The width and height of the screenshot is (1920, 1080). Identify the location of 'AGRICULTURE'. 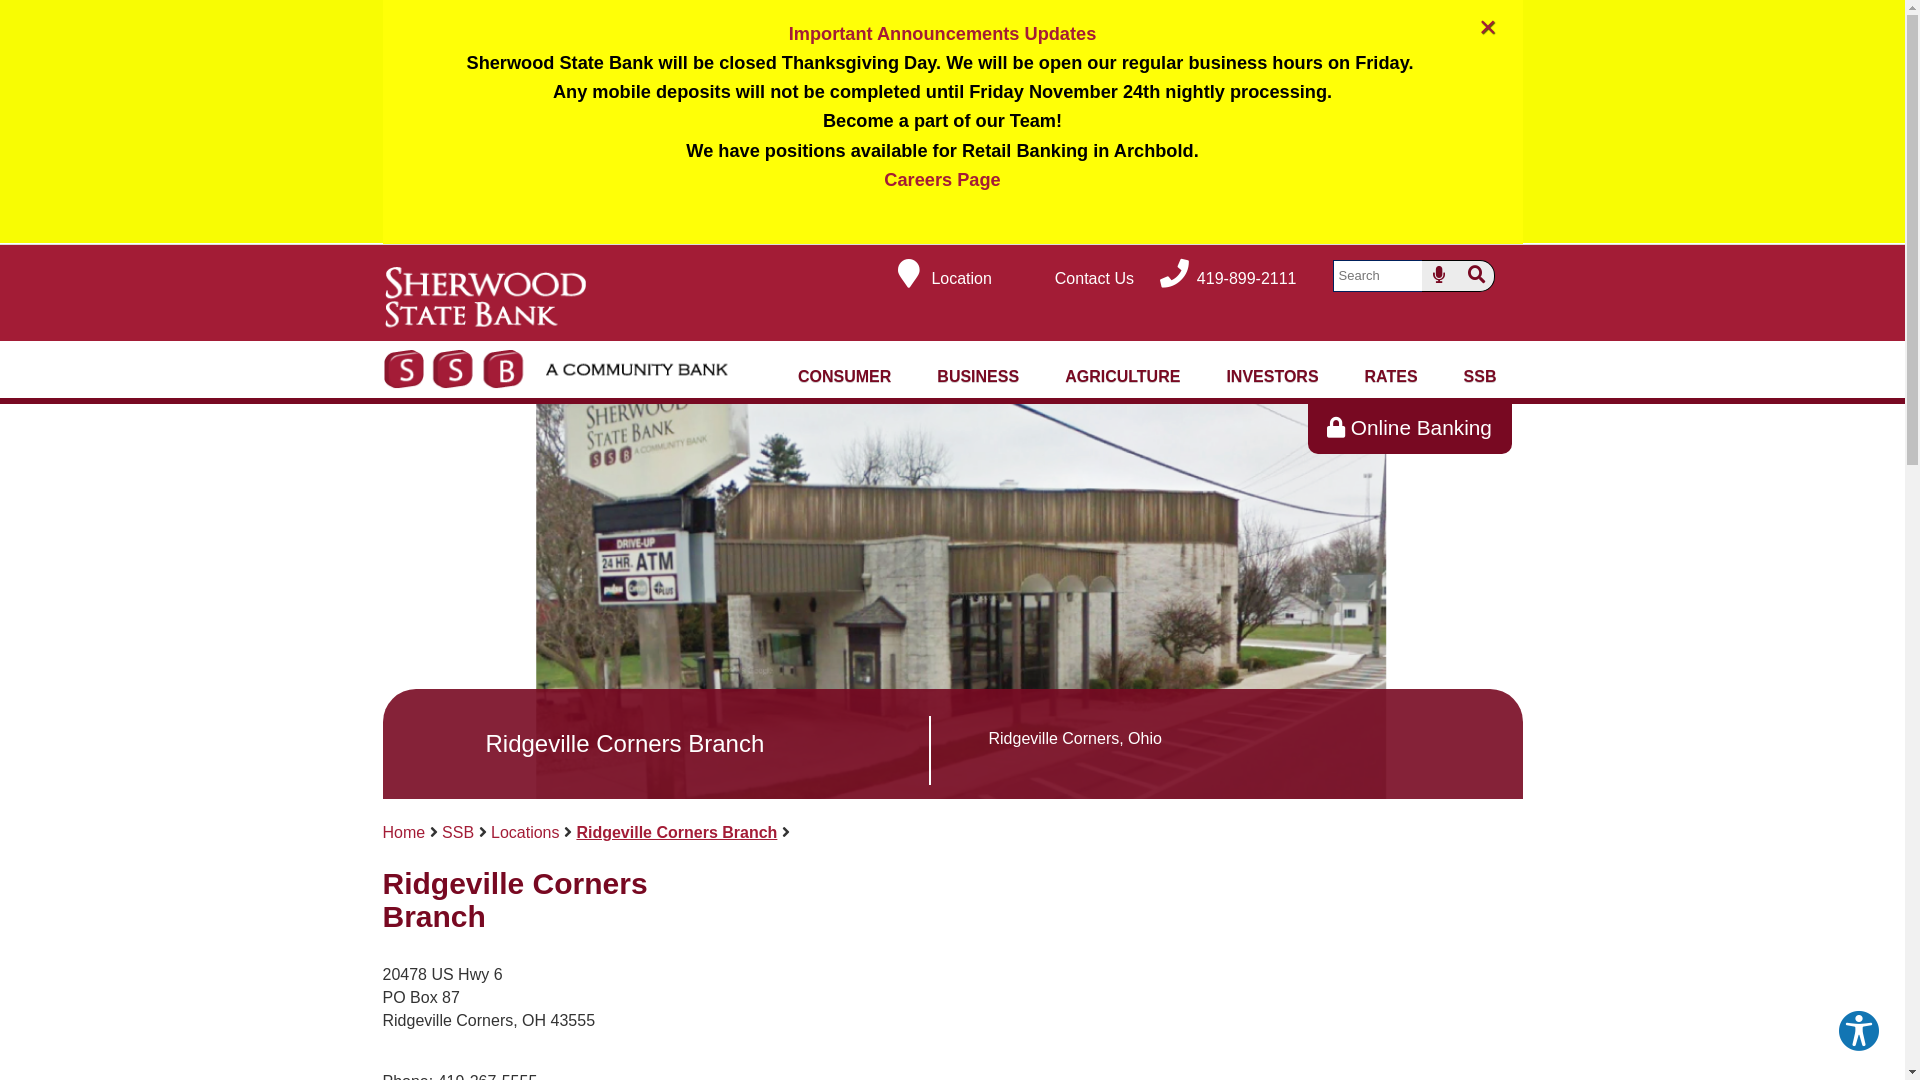
(1122, 377).